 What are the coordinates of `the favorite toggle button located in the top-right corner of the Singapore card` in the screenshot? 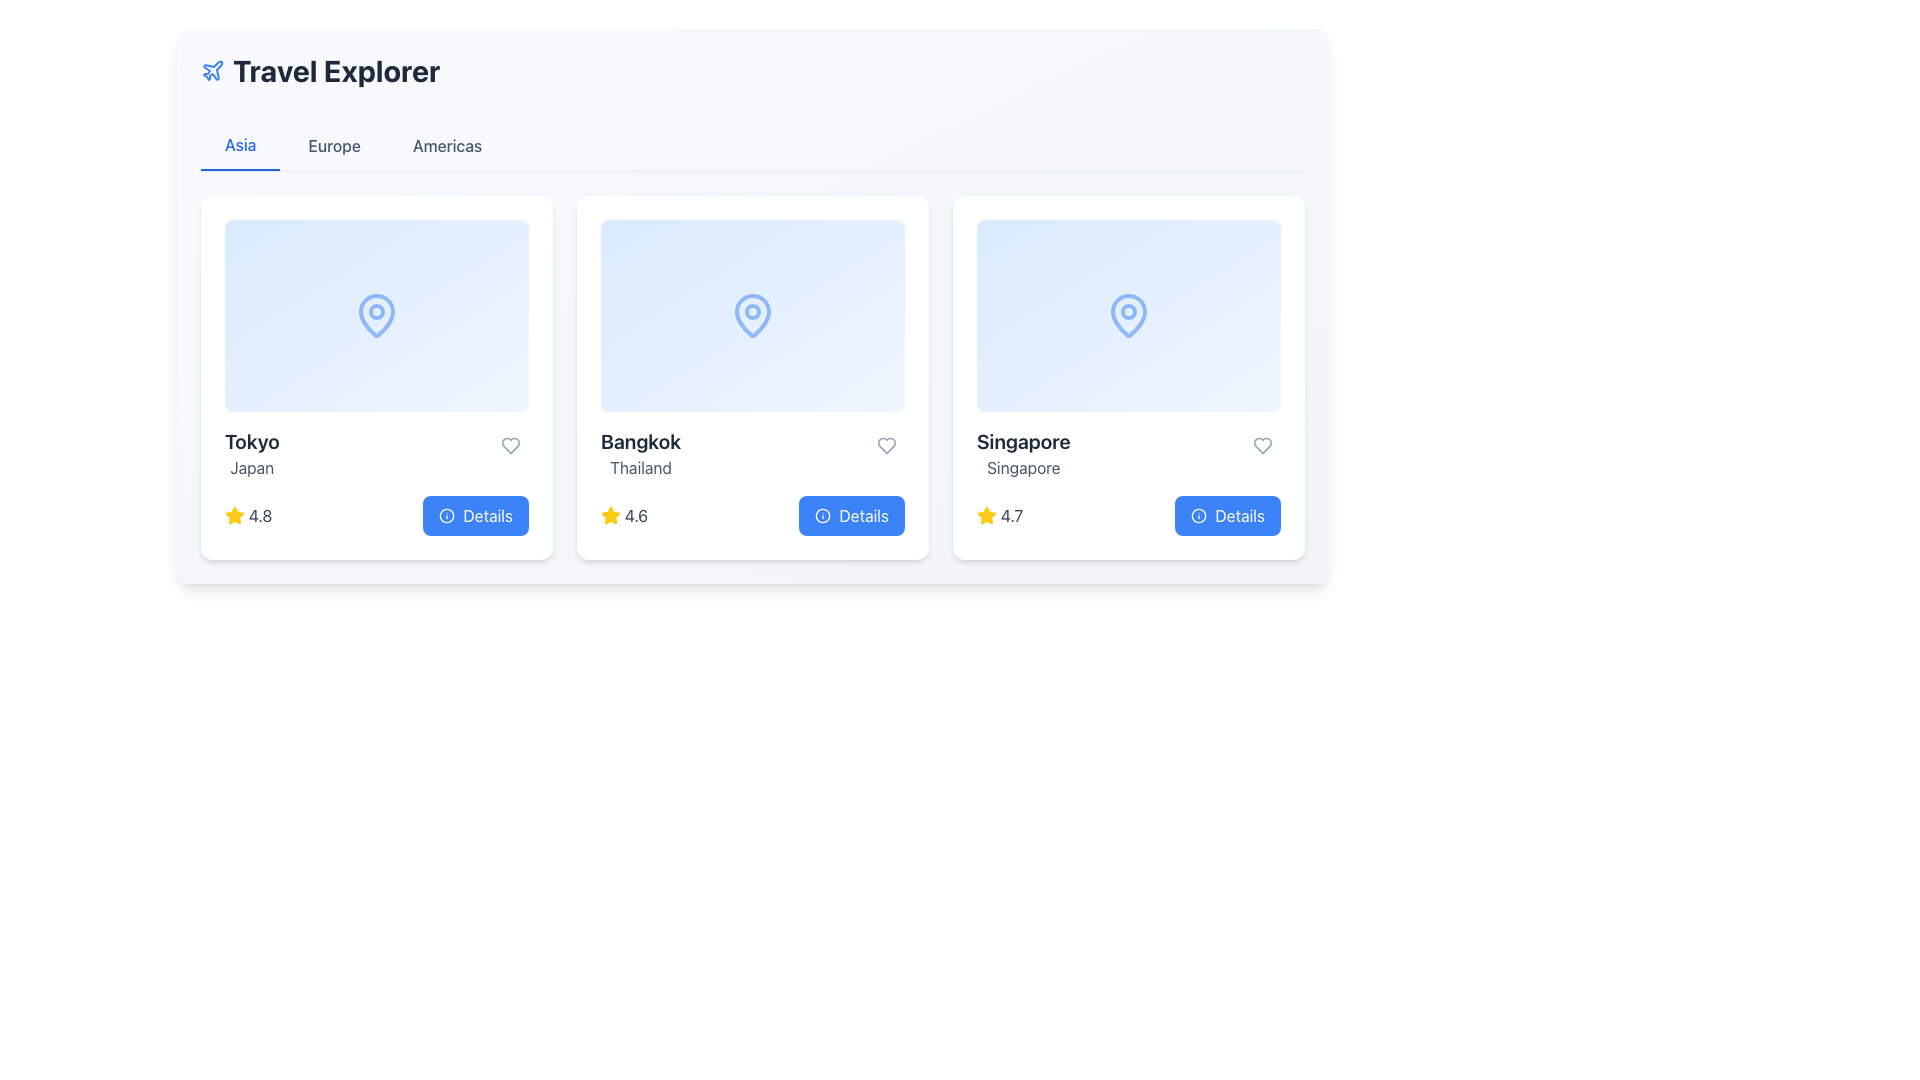 It's located at (1261, 445).